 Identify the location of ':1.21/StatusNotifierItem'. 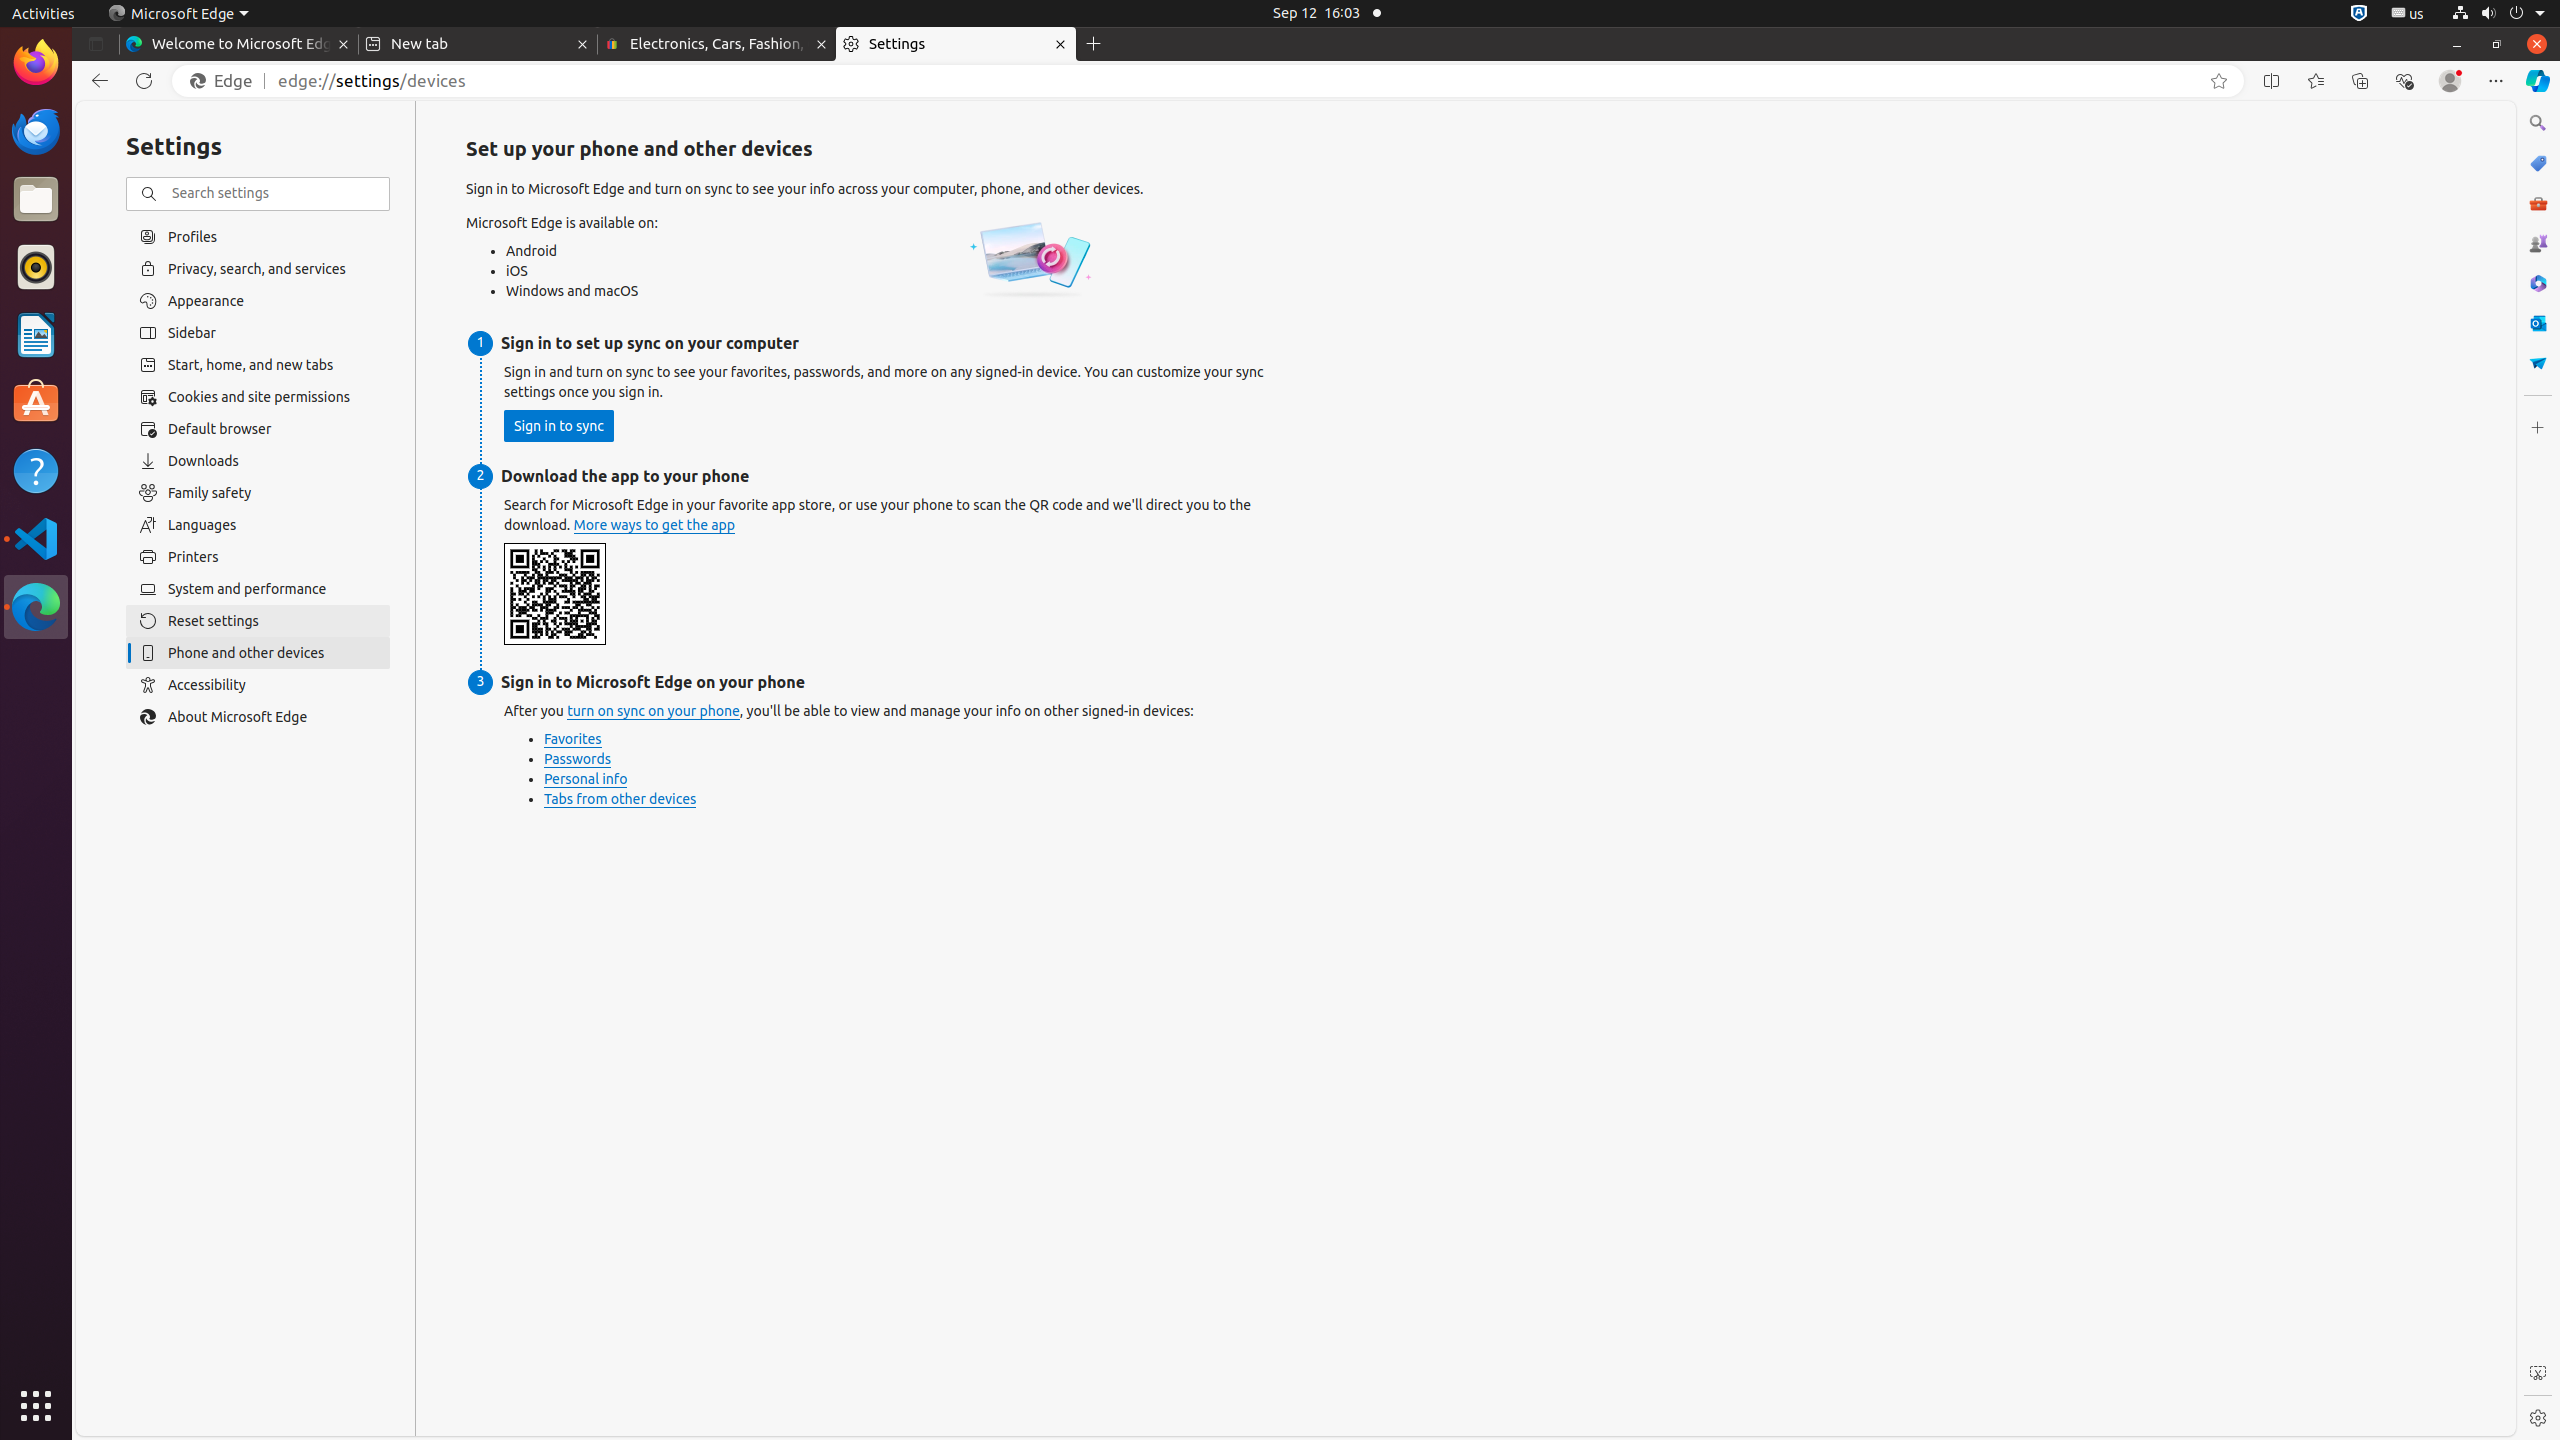
(2406, 12).